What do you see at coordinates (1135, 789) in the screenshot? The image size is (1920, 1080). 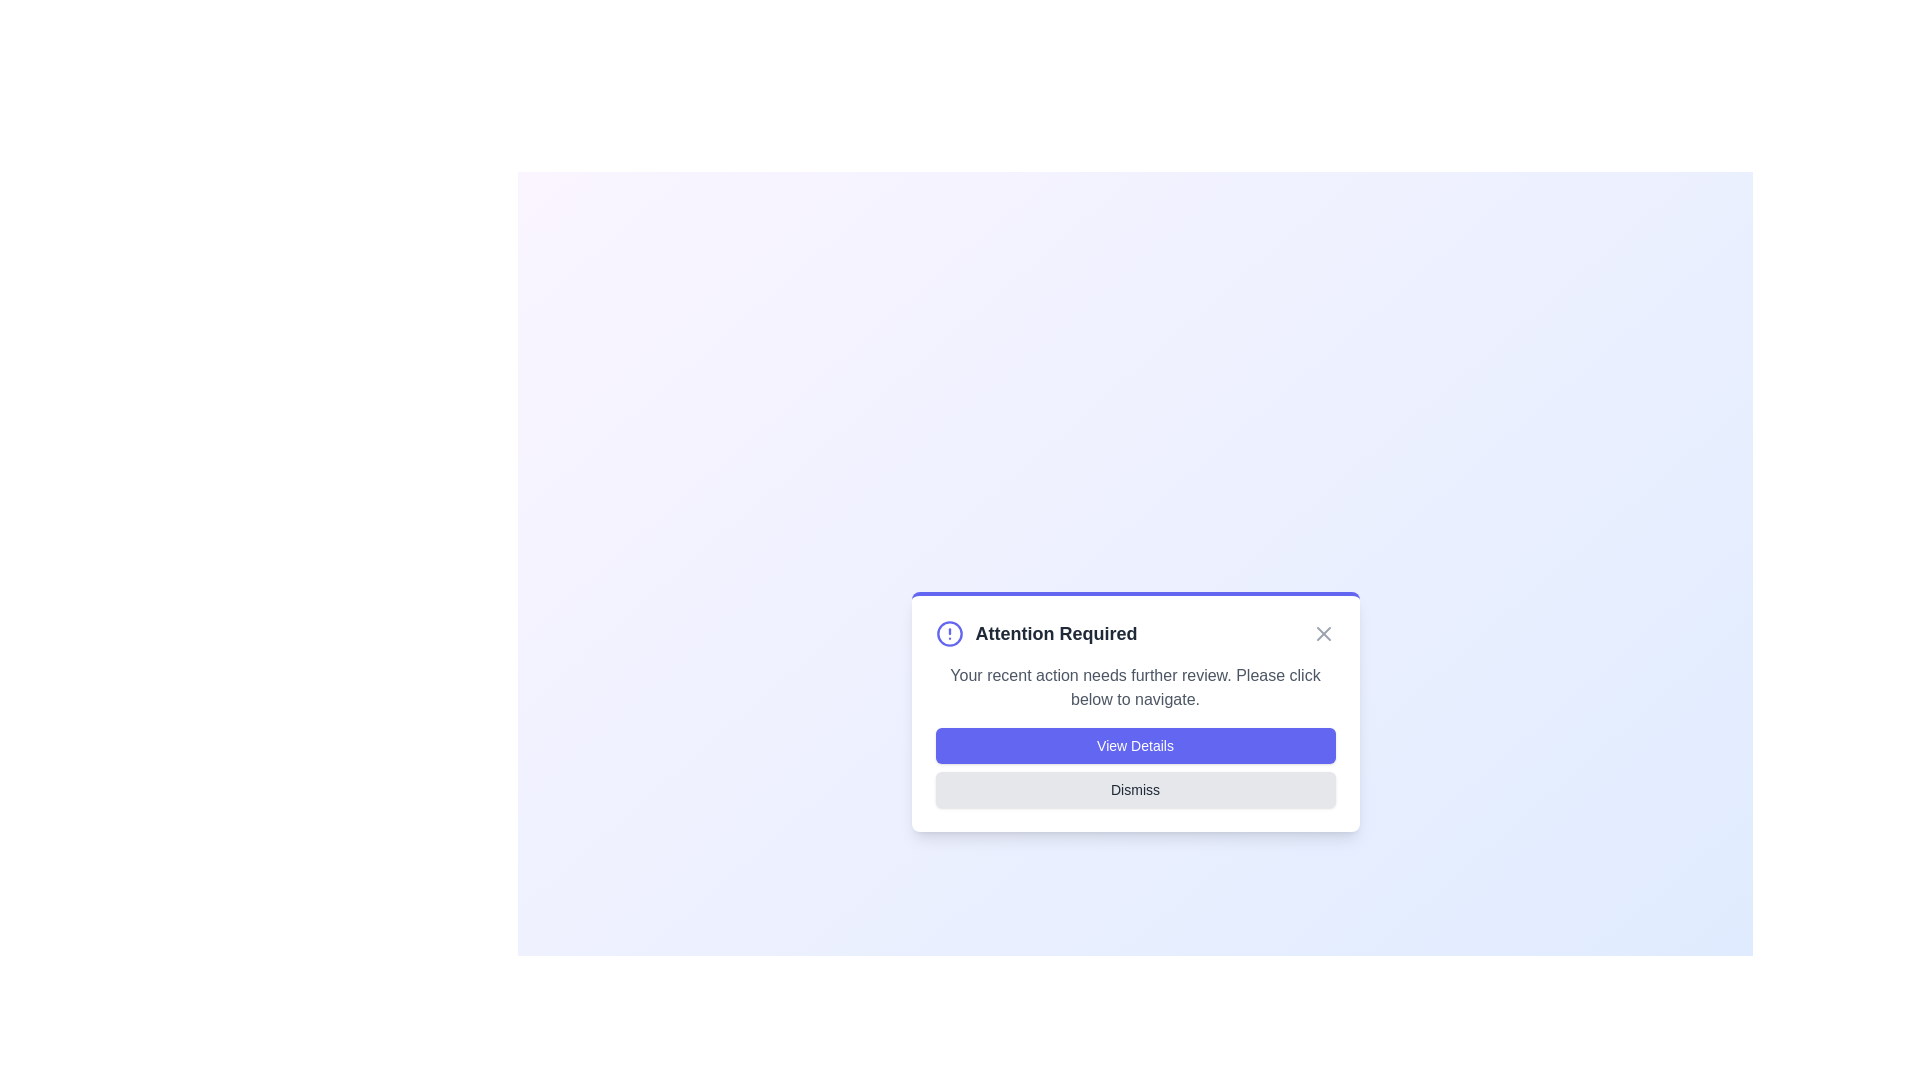 I see `the 'Dismiss' button to close the alert` at bounding box center [1135, 789].